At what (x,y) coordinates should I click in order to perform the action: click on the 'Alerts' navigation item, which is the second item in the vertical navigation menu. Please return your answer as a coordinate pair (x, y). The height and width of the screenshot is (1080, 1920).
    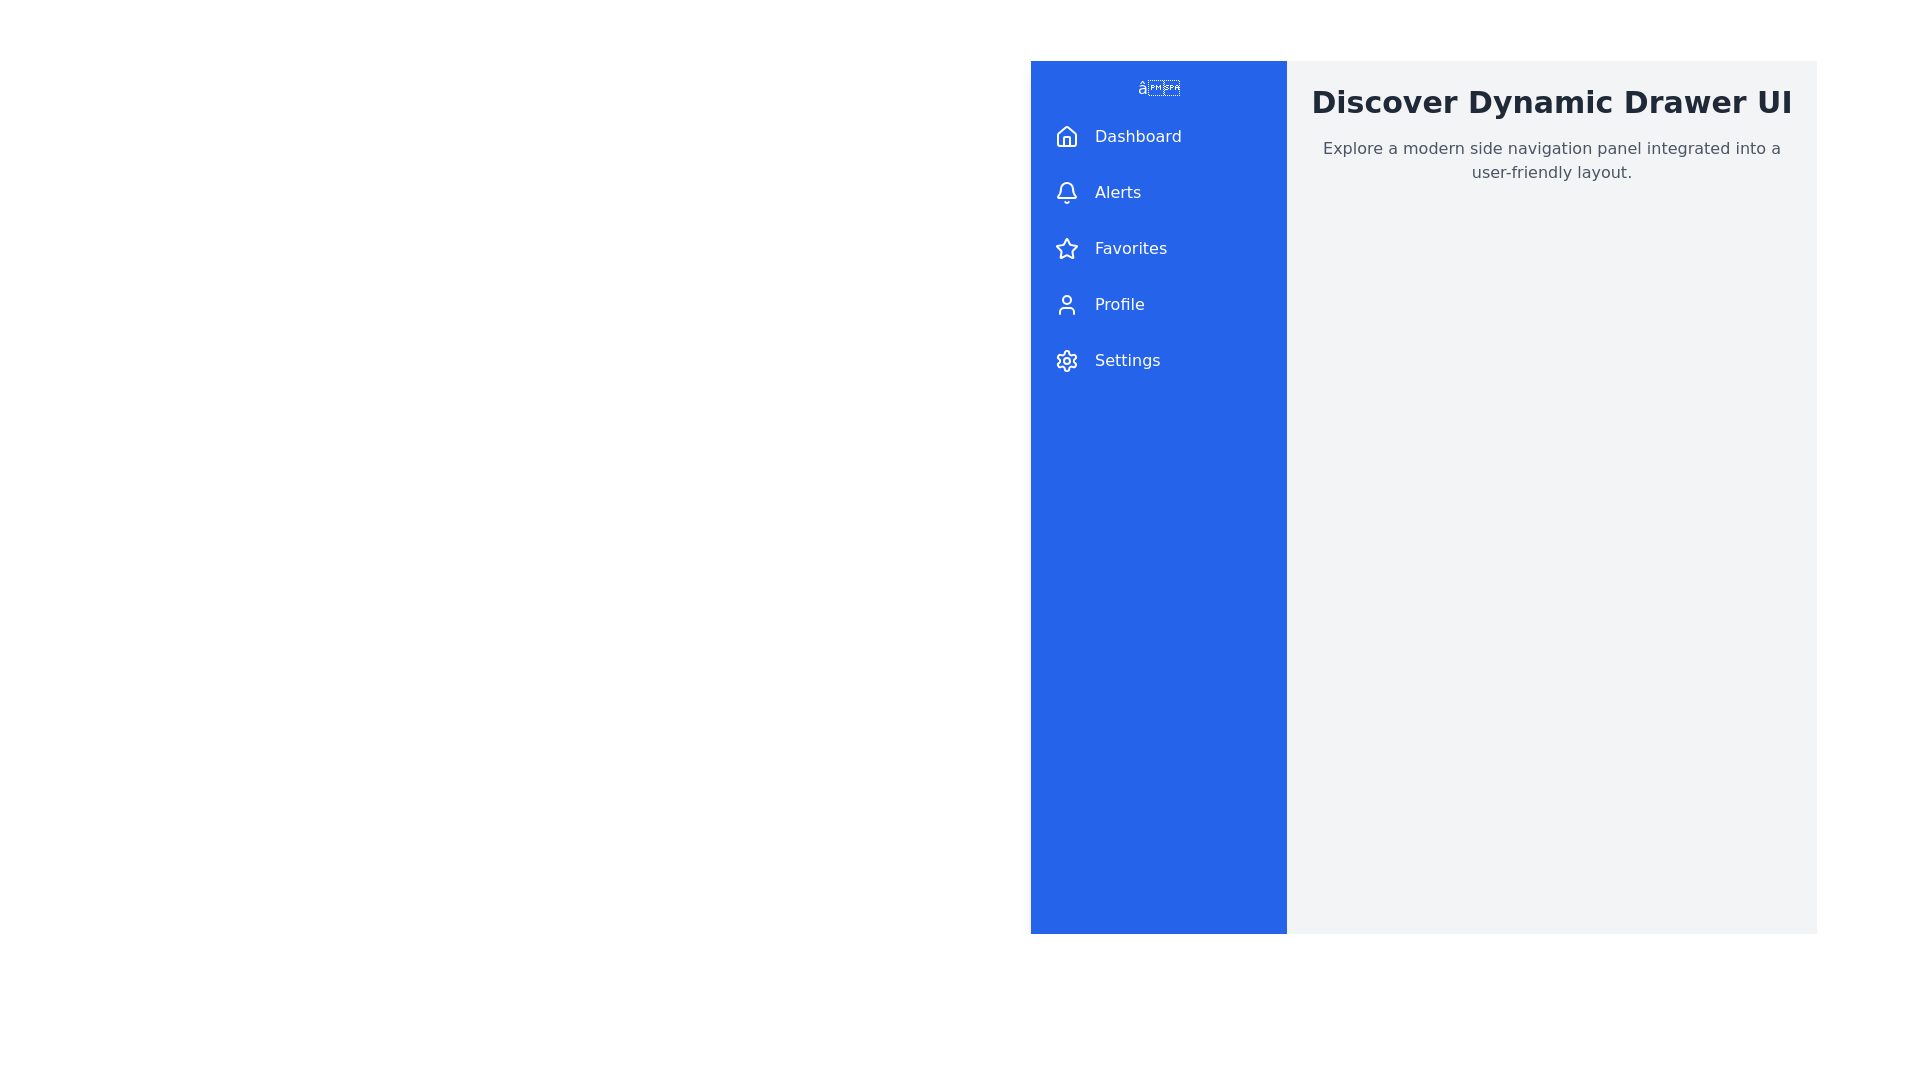
    Looking at the image, I should click on (1158, 192).